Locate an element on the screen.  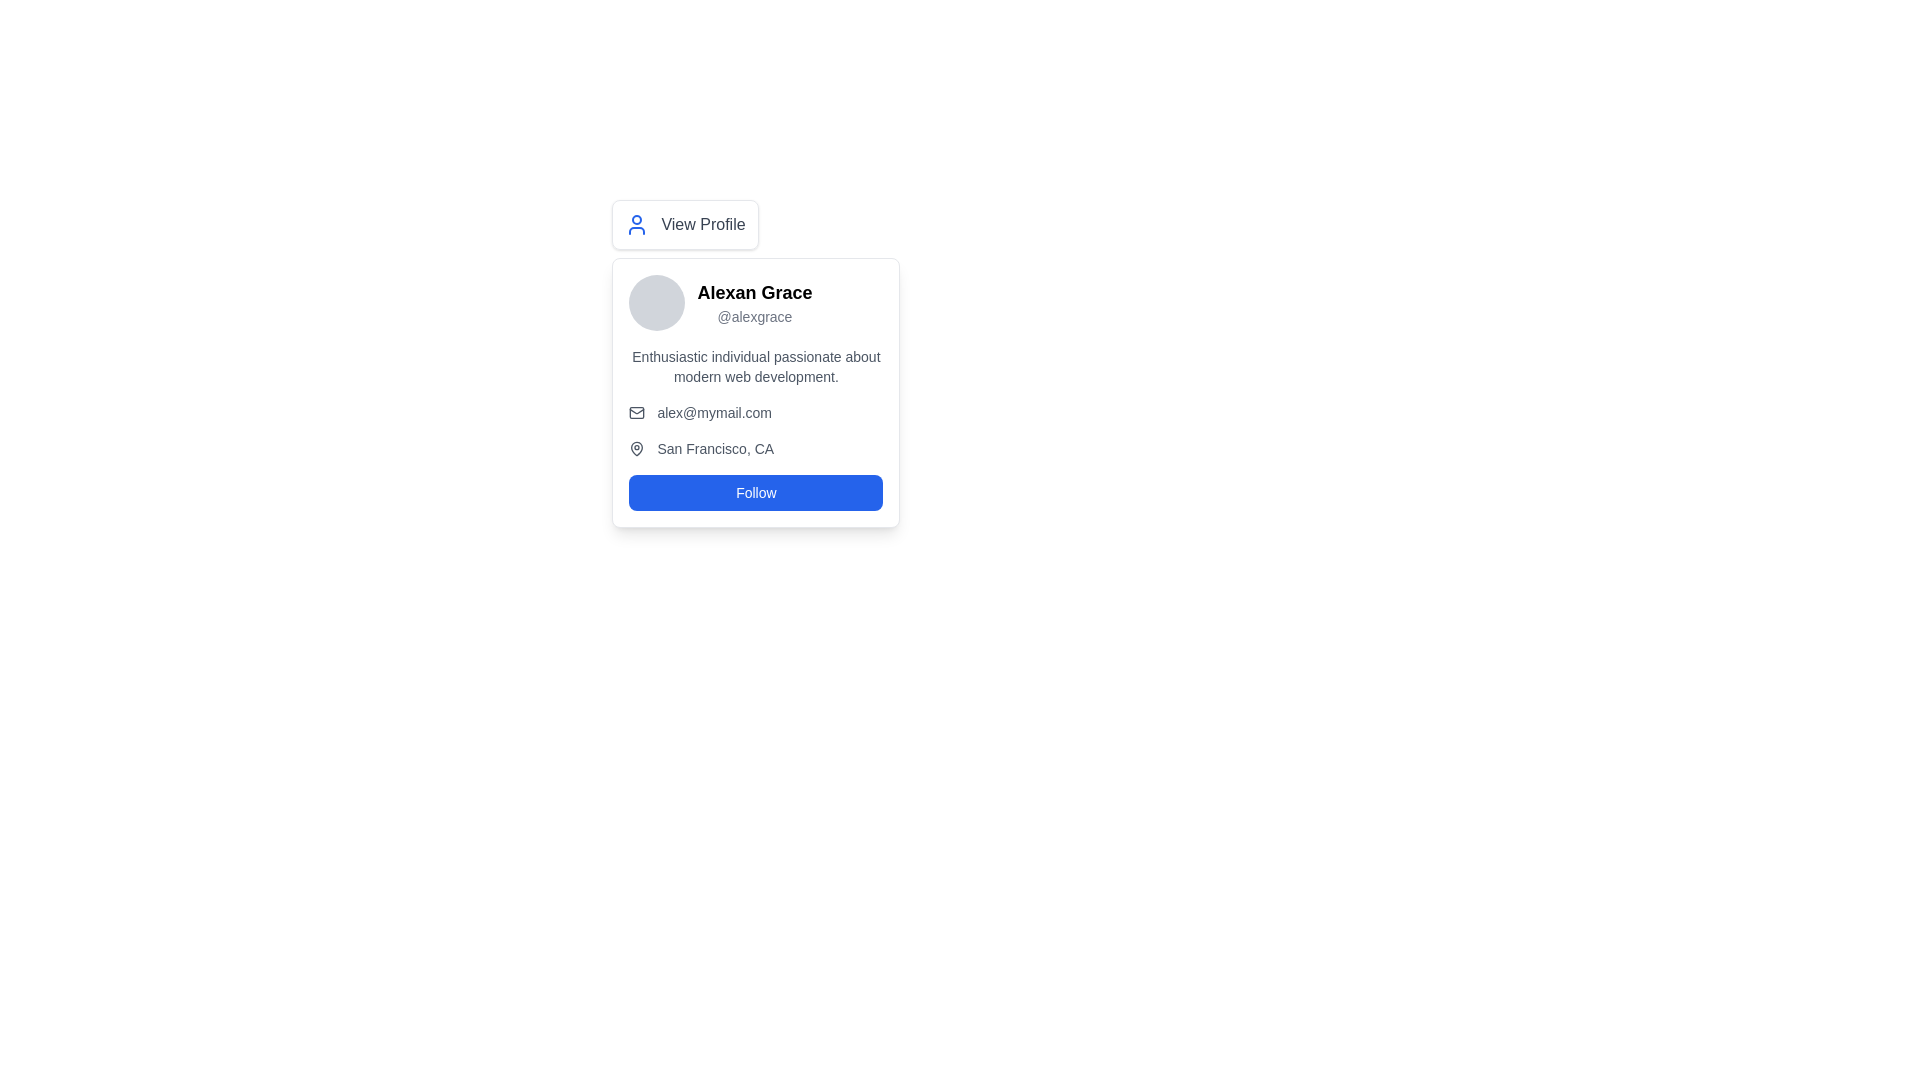
information provided within the static text block located in the middle section of the profile card, below the user's name and username is located at coordinates (755, 366).